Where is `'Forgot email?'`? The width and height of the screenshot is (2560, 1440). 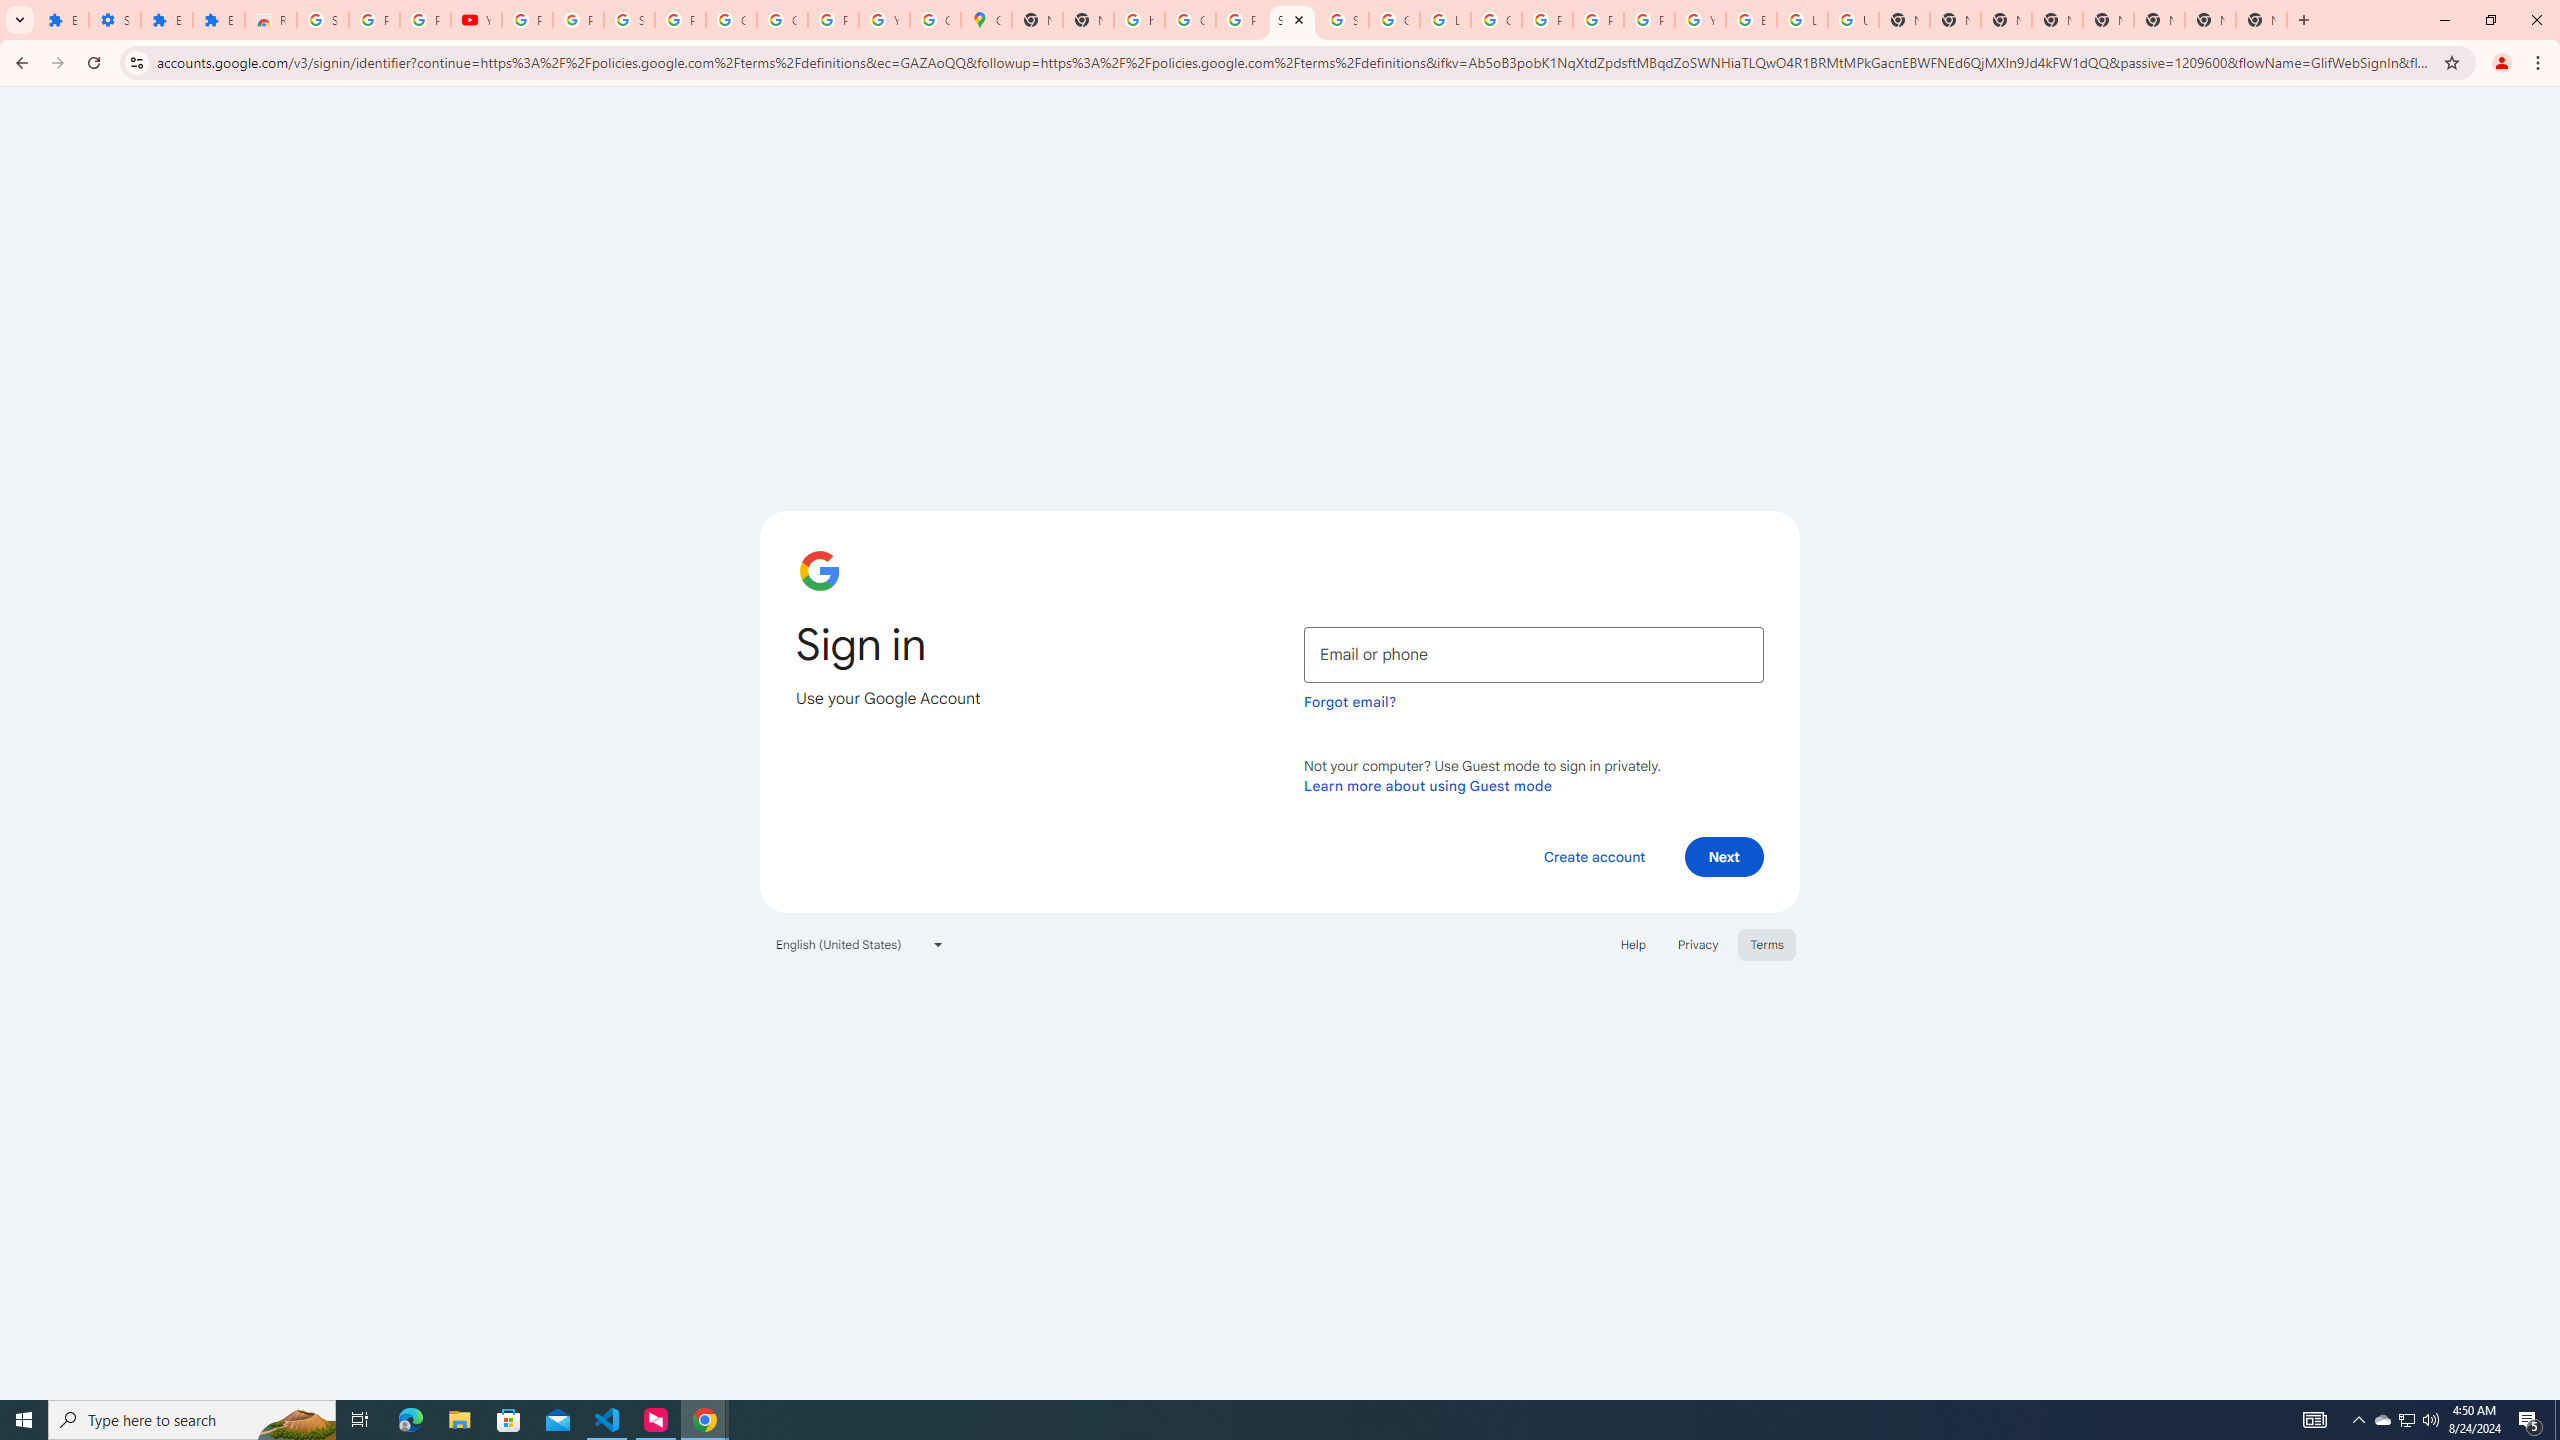 'Forgot email?' is located at coordinates (1349, 701).